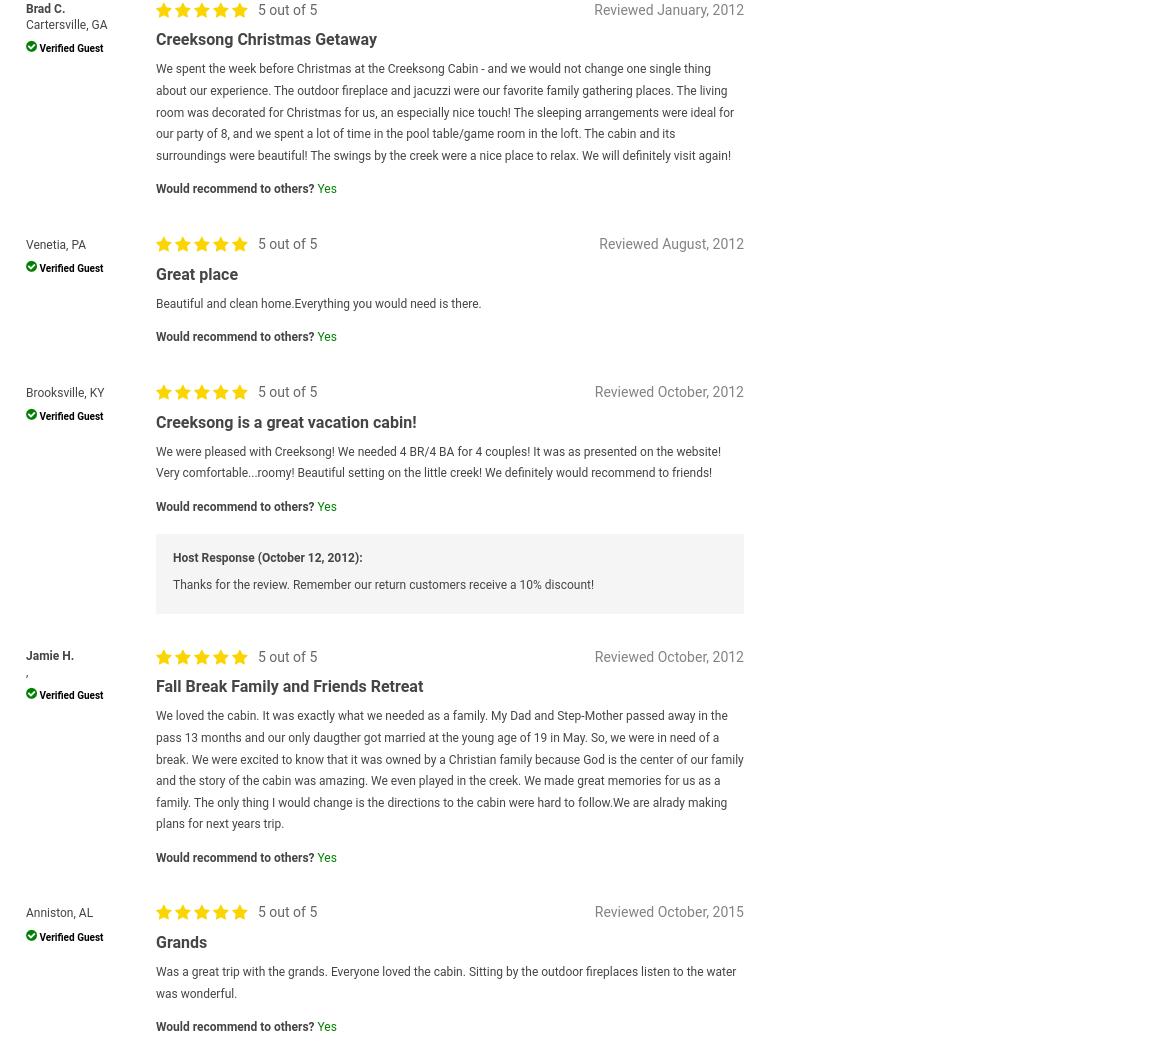  What do you see at coordinates (438, 461) in the screenshot?
I see `'We were pleased with Creeksong!  We needed 4 BR/4 BA for 4 couples!  It was as presented on the website!  Very comfortable...roomy!  Beautiful setting on the little creek!  We definitely would recommend to friends!'` at bounding box center [438, 461].